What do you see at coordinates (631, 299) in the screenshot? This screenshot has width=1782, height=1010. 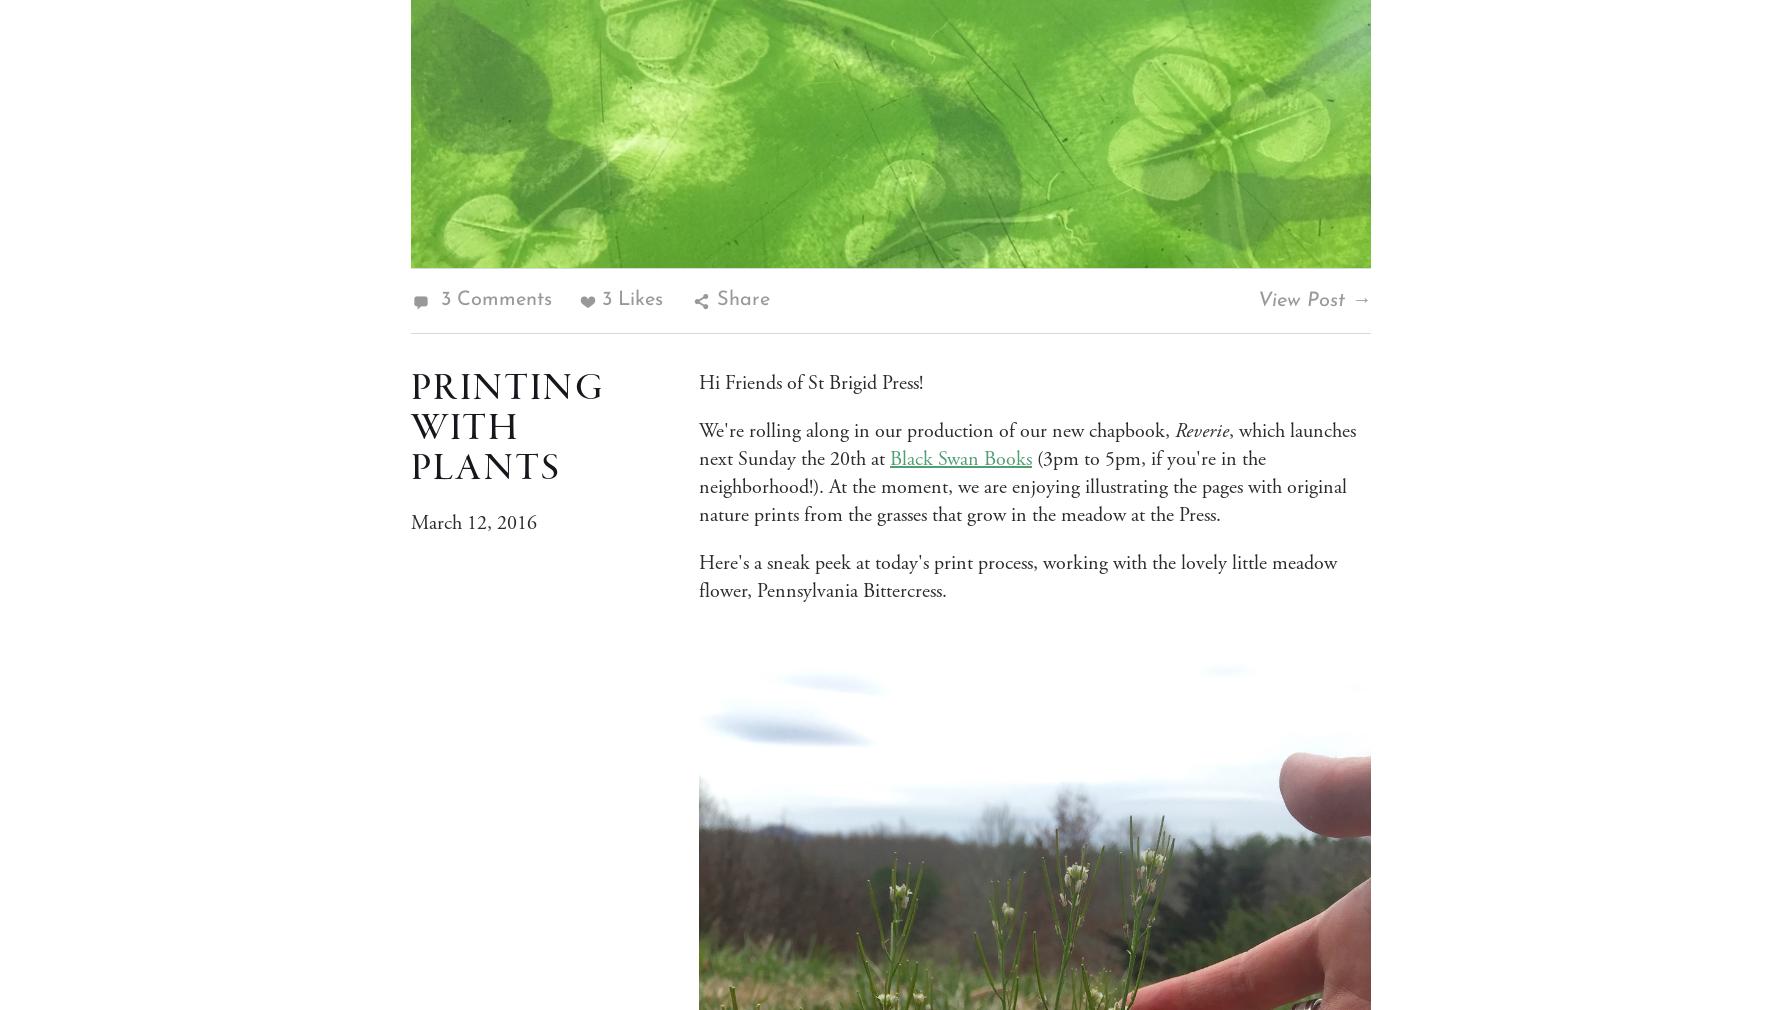 I see `'3 Likes'` at bounding box center [631, 299].